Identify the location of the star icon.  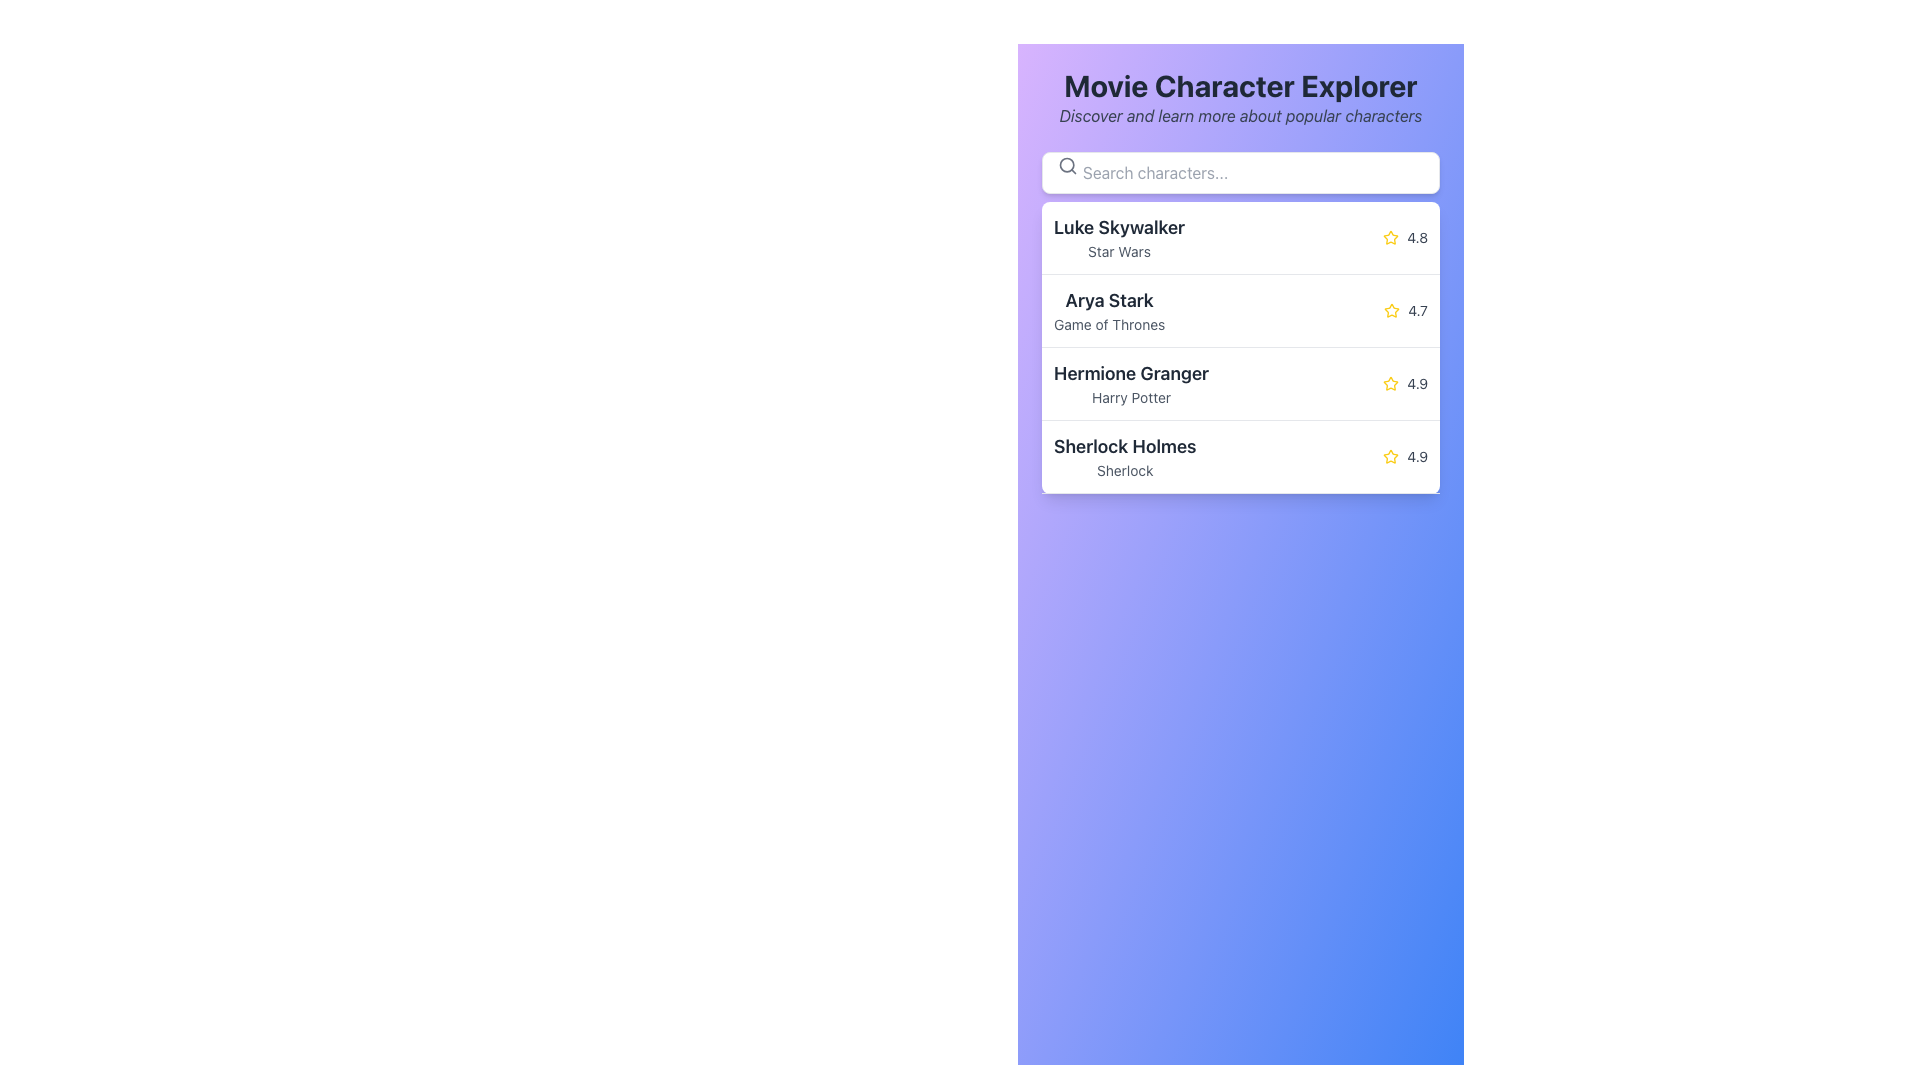
(1391, 311).